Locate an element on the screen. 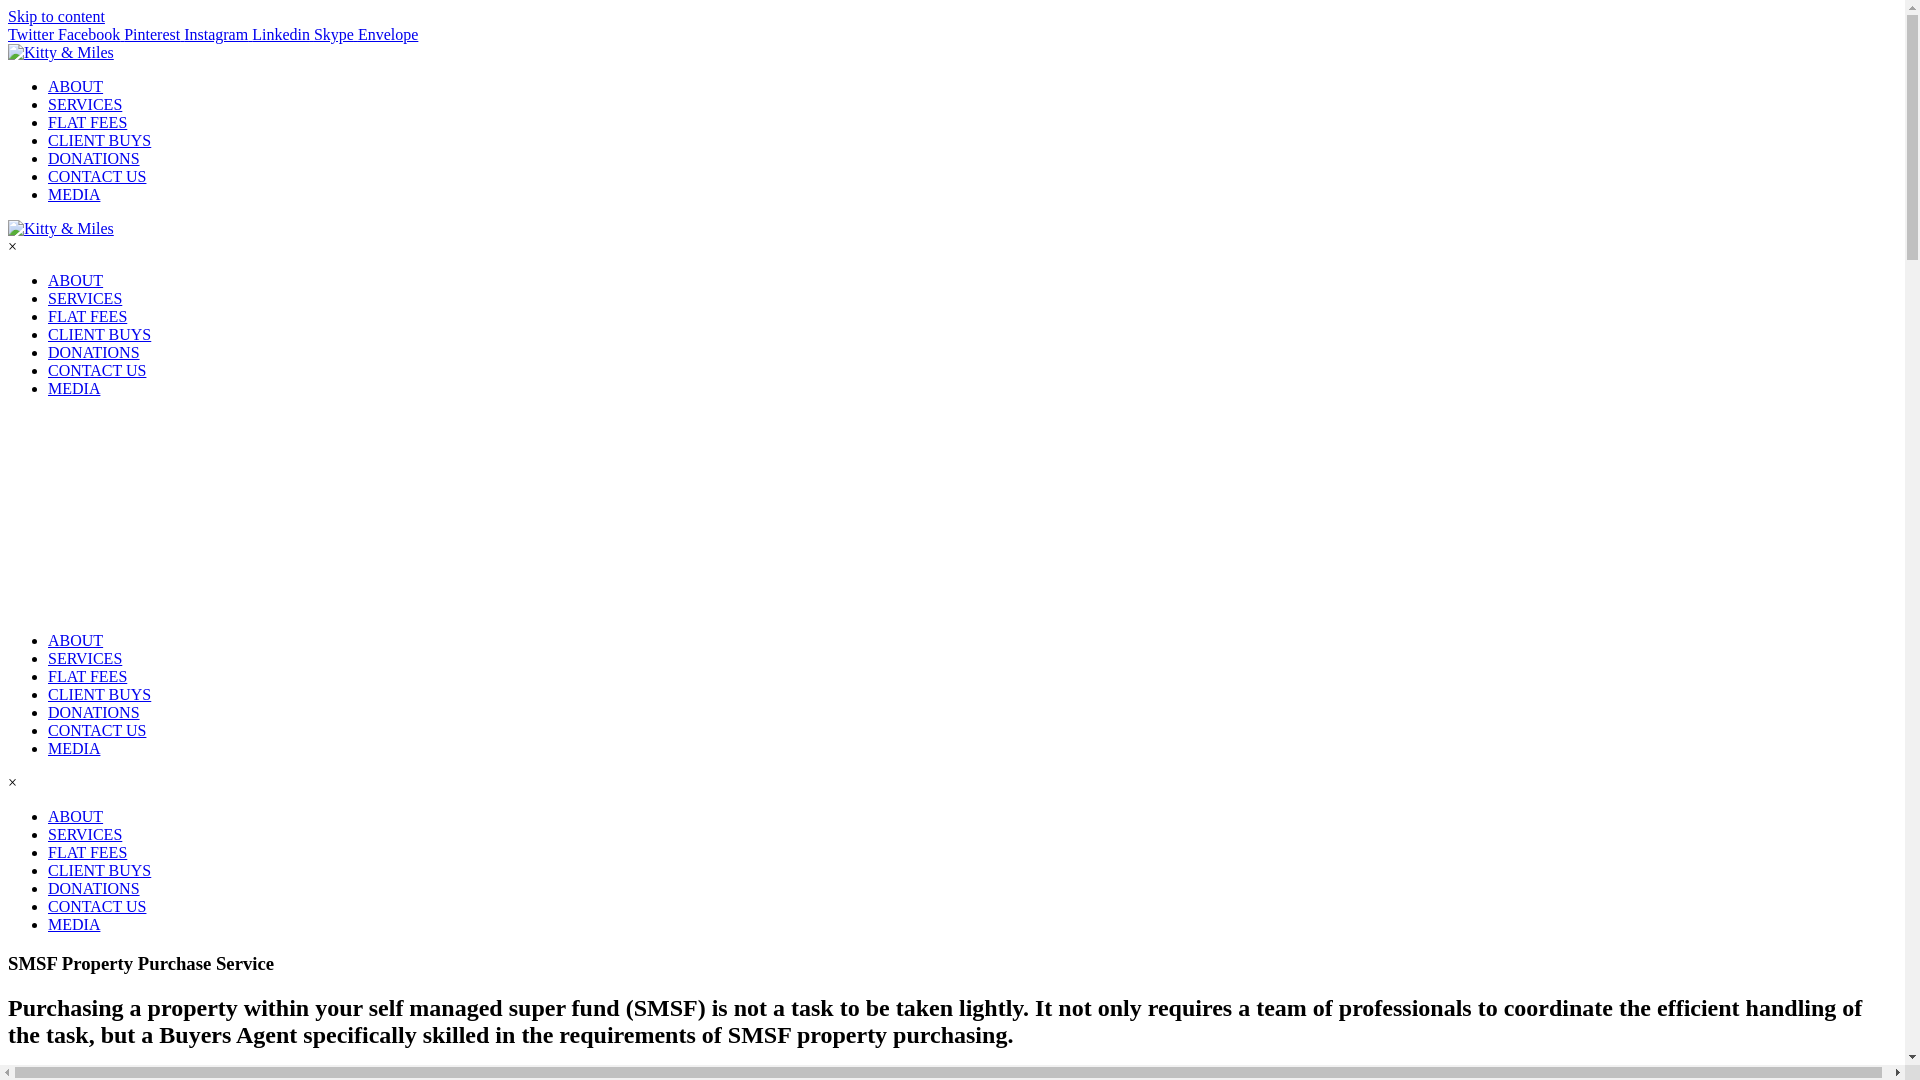  'MEDIA' is located at coordinates (73, 748).